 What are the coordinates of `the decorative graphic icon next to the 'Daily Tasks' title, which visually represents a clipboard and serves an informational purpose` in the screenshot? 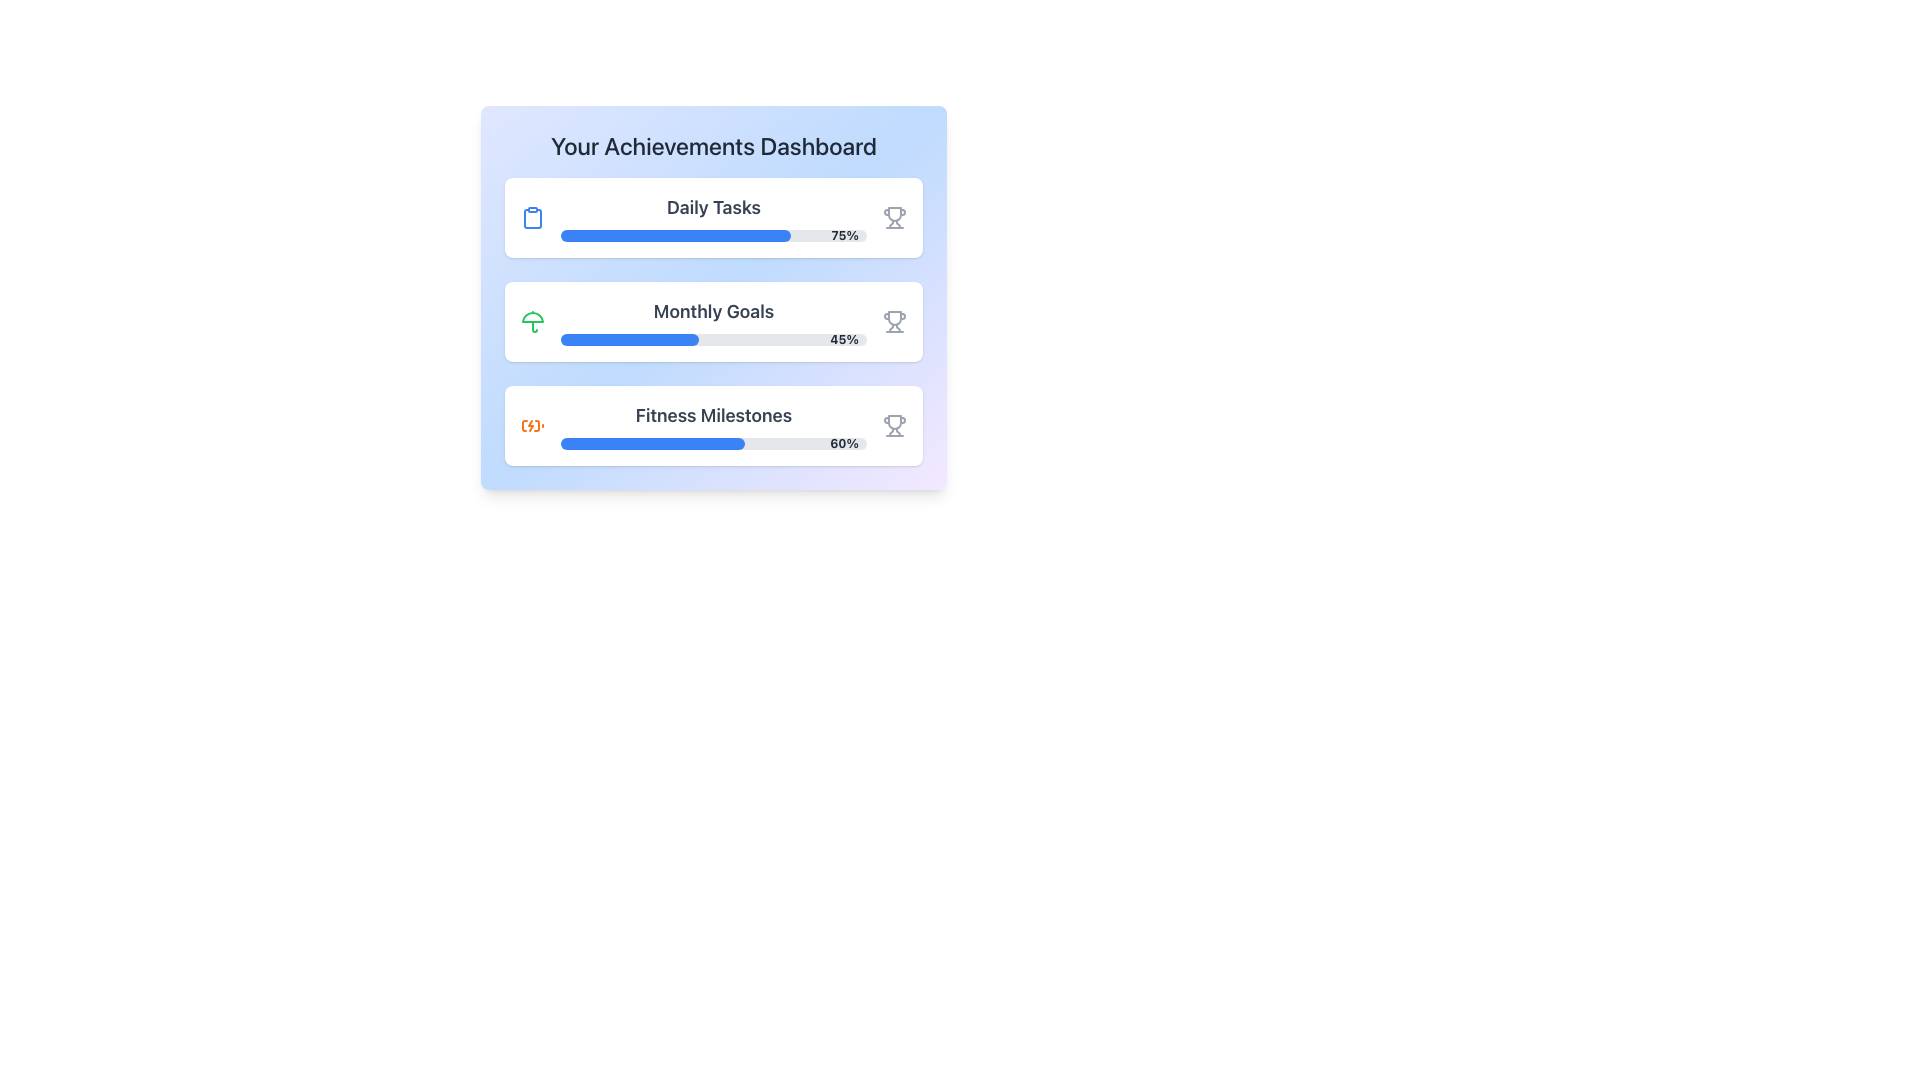 It's located at (532, 219).